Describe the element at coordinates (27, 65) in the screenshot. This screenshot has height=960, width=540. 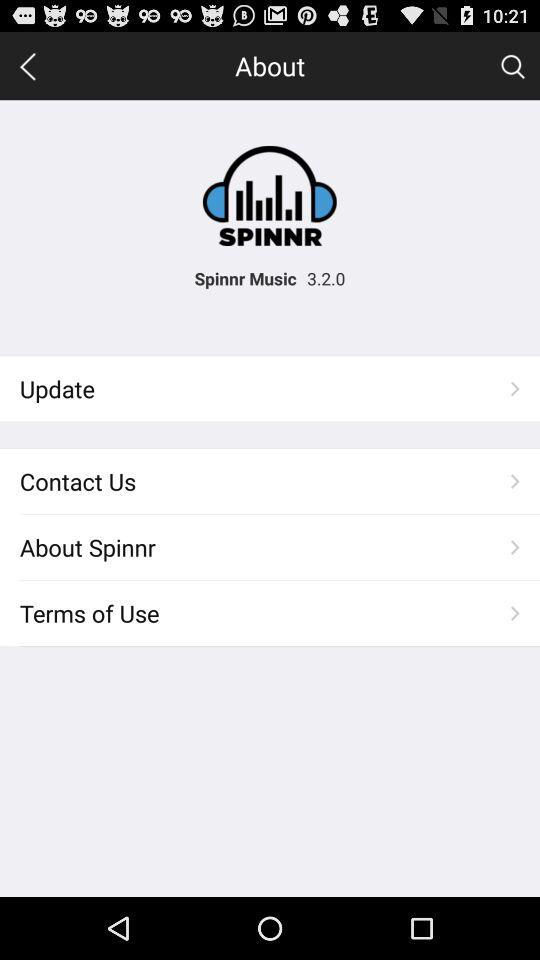
I see `backward arrow icon` at that location.